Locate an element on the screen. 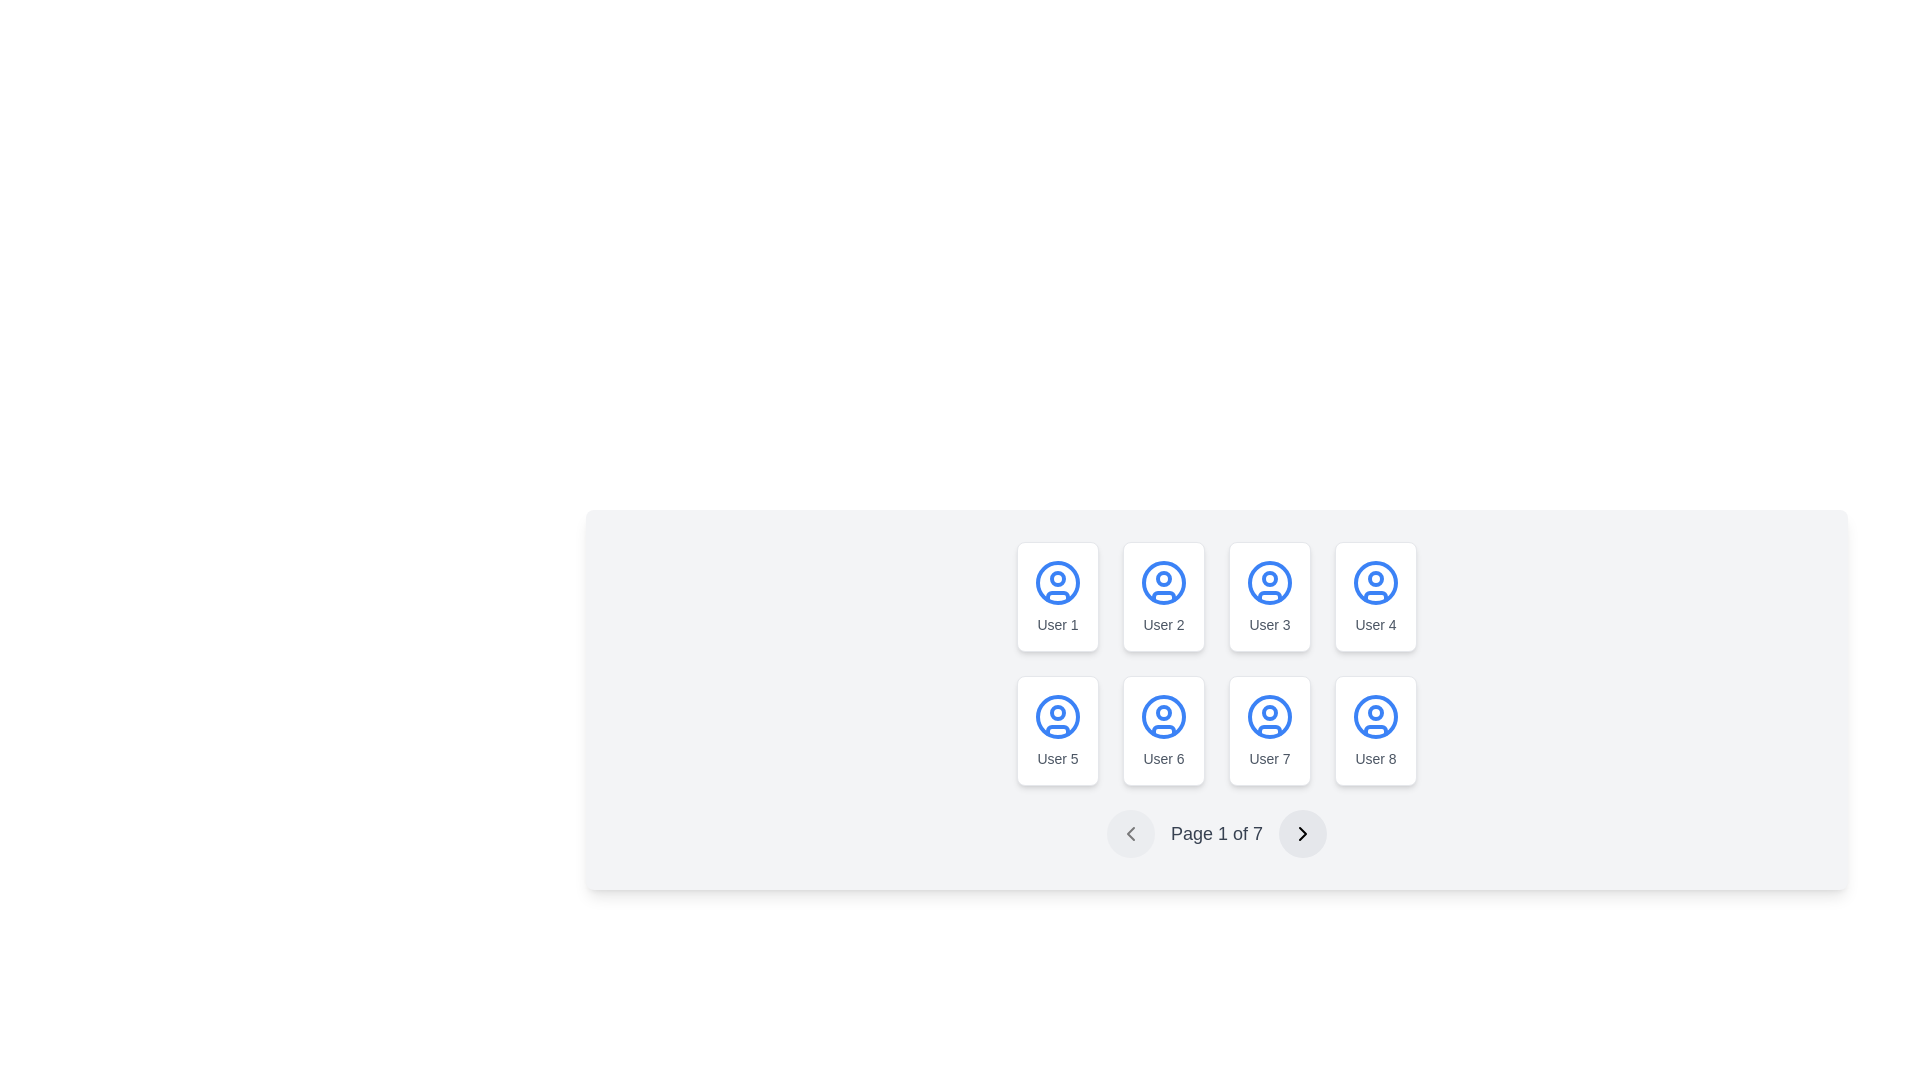 The height and width of the screenshot is (1080, 1920). the text label displaying 'User 1', which is located at the bottom-center of the user card with a gray font and a white background is located at coordinates (1056, 623).